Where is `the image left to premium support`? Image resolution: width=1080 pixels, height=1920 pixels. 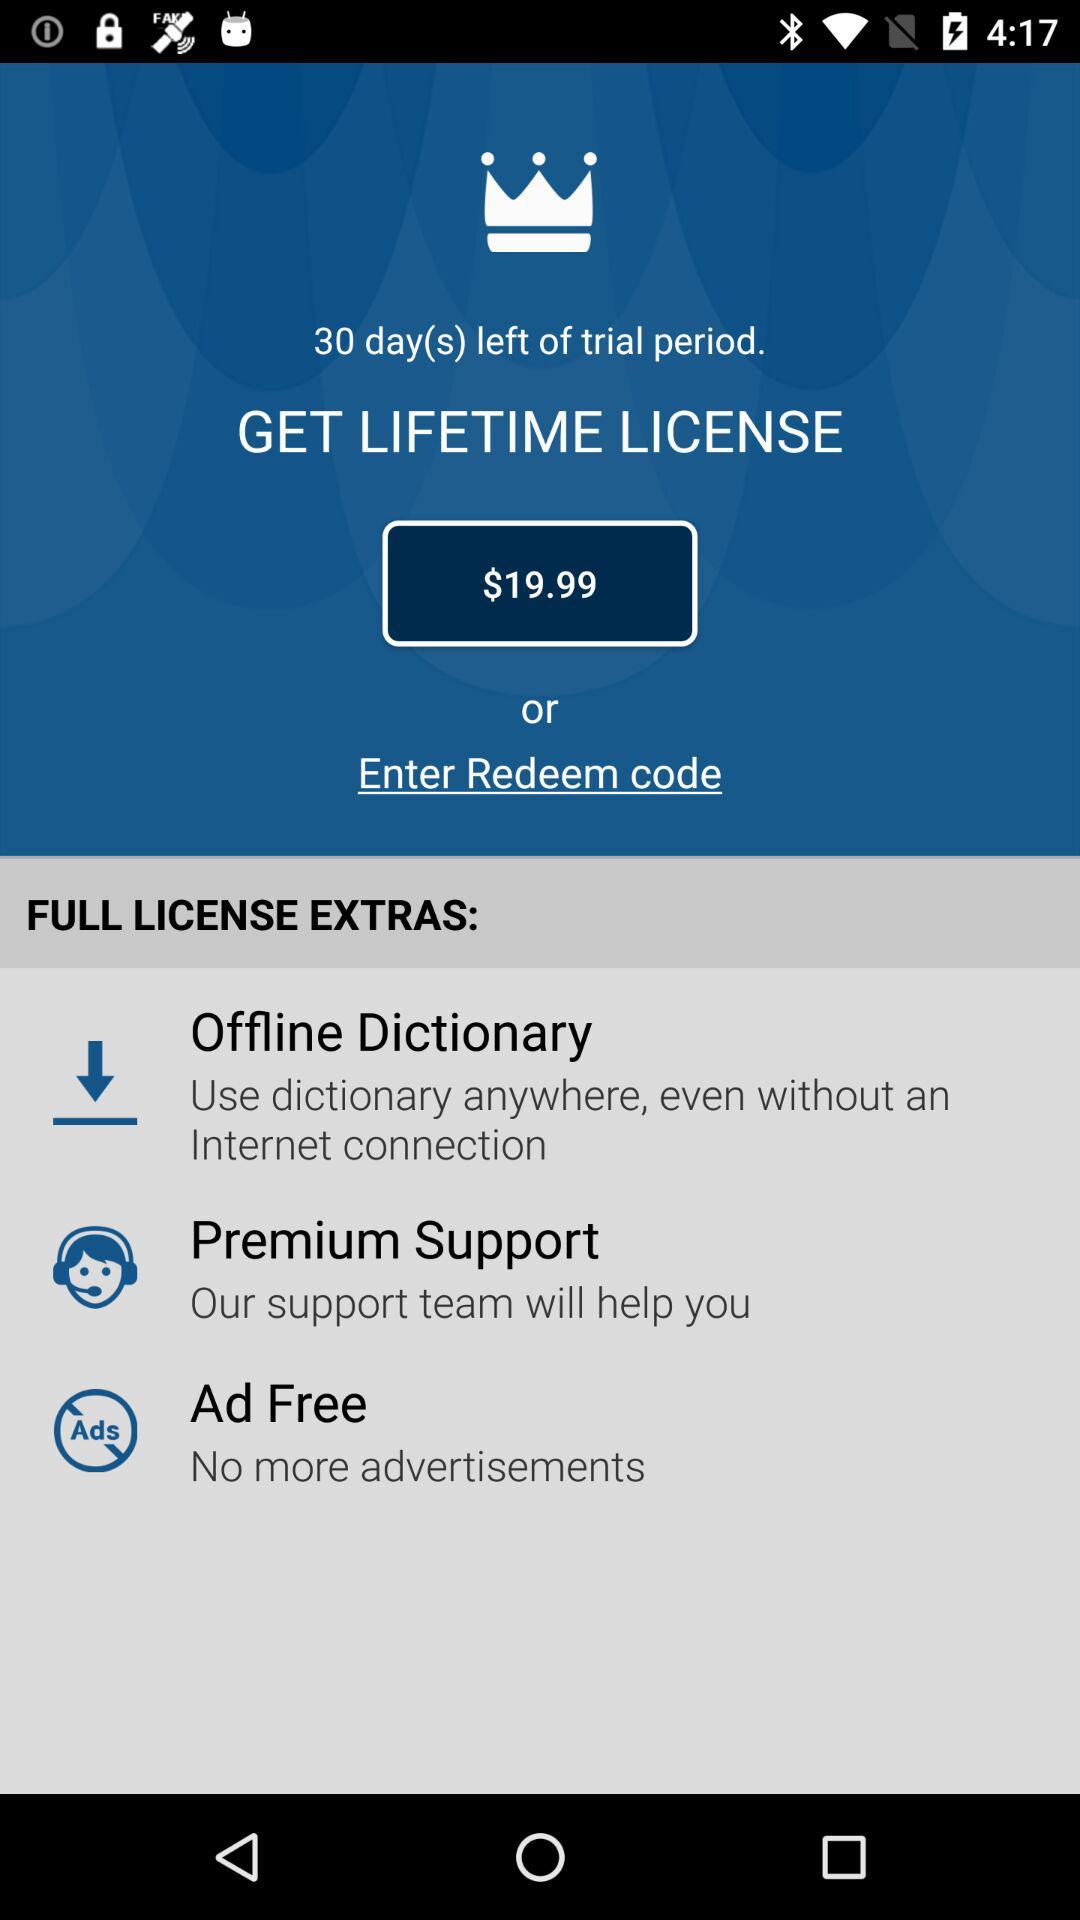 the image left to premium support is located at coordinates (95, 1266).